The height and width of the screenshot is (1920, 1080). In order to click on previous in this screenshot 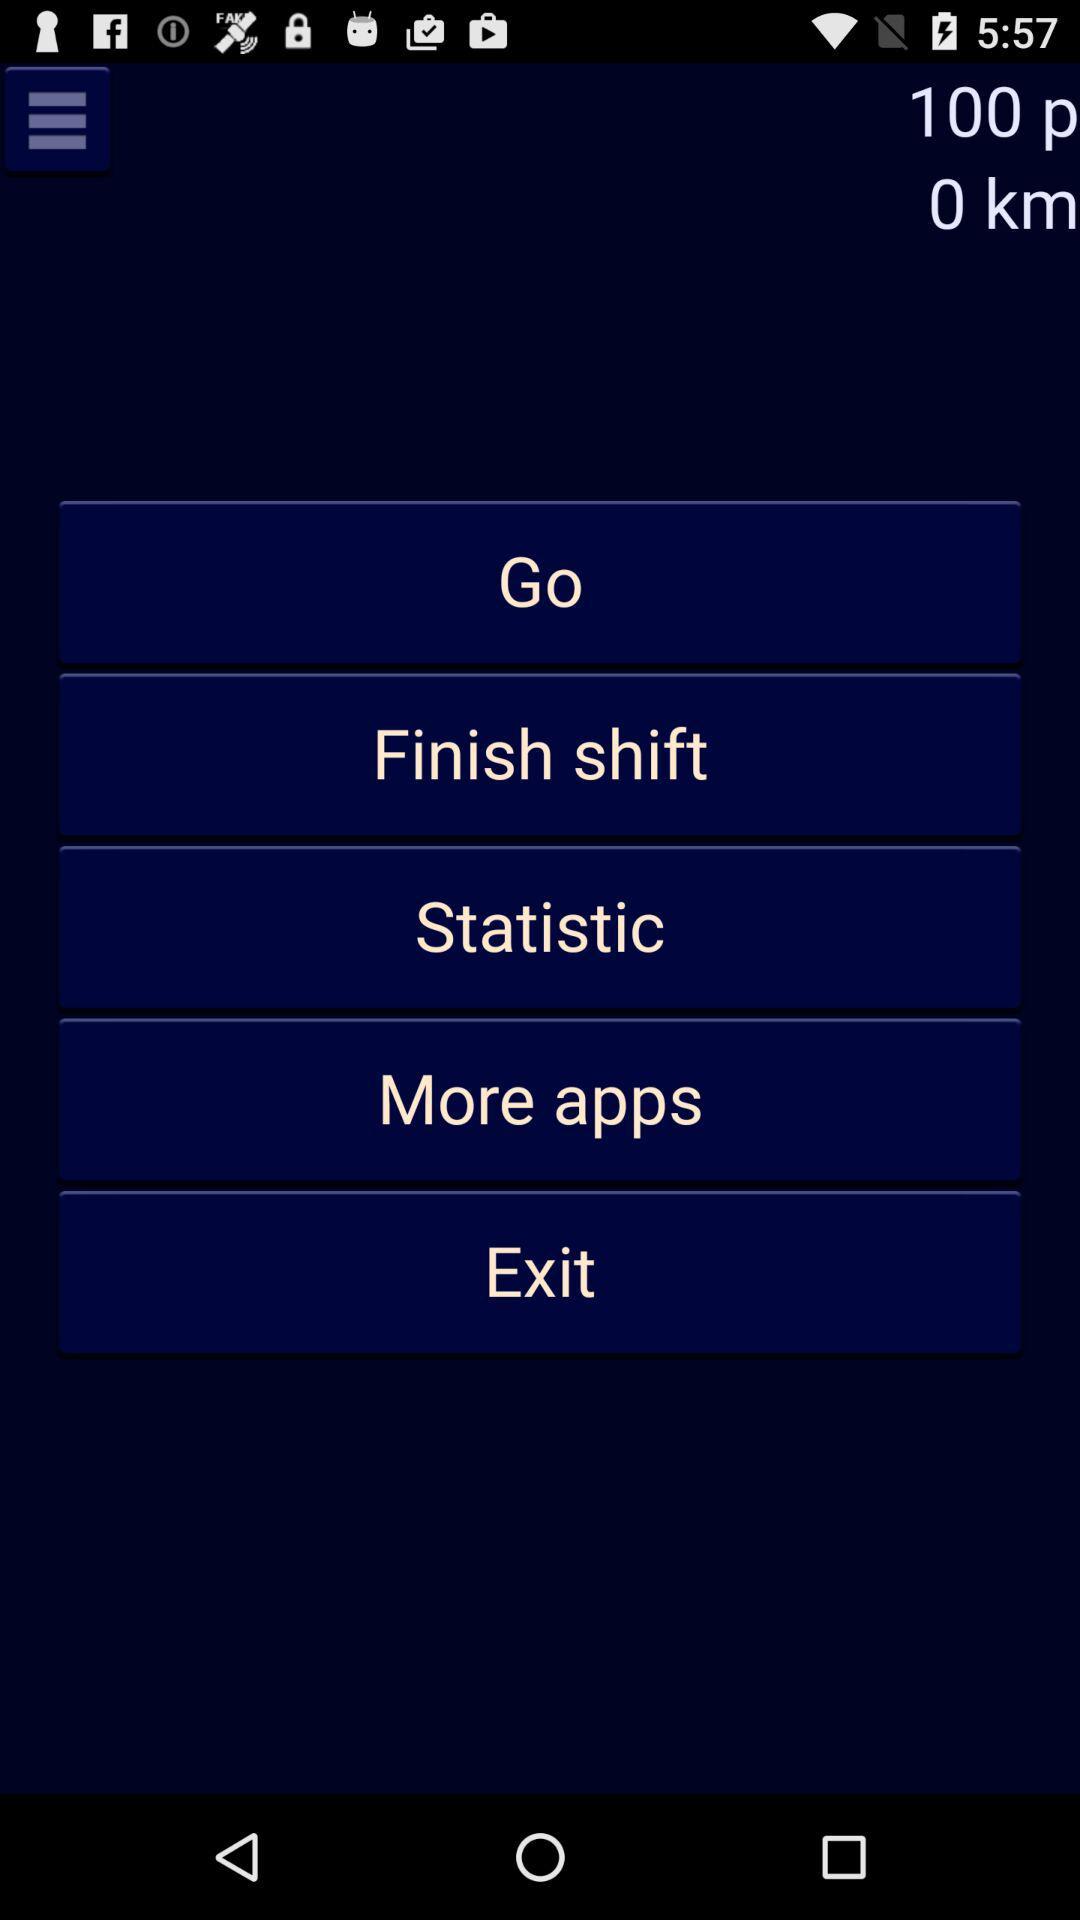, I will do `click(56, 119)`.